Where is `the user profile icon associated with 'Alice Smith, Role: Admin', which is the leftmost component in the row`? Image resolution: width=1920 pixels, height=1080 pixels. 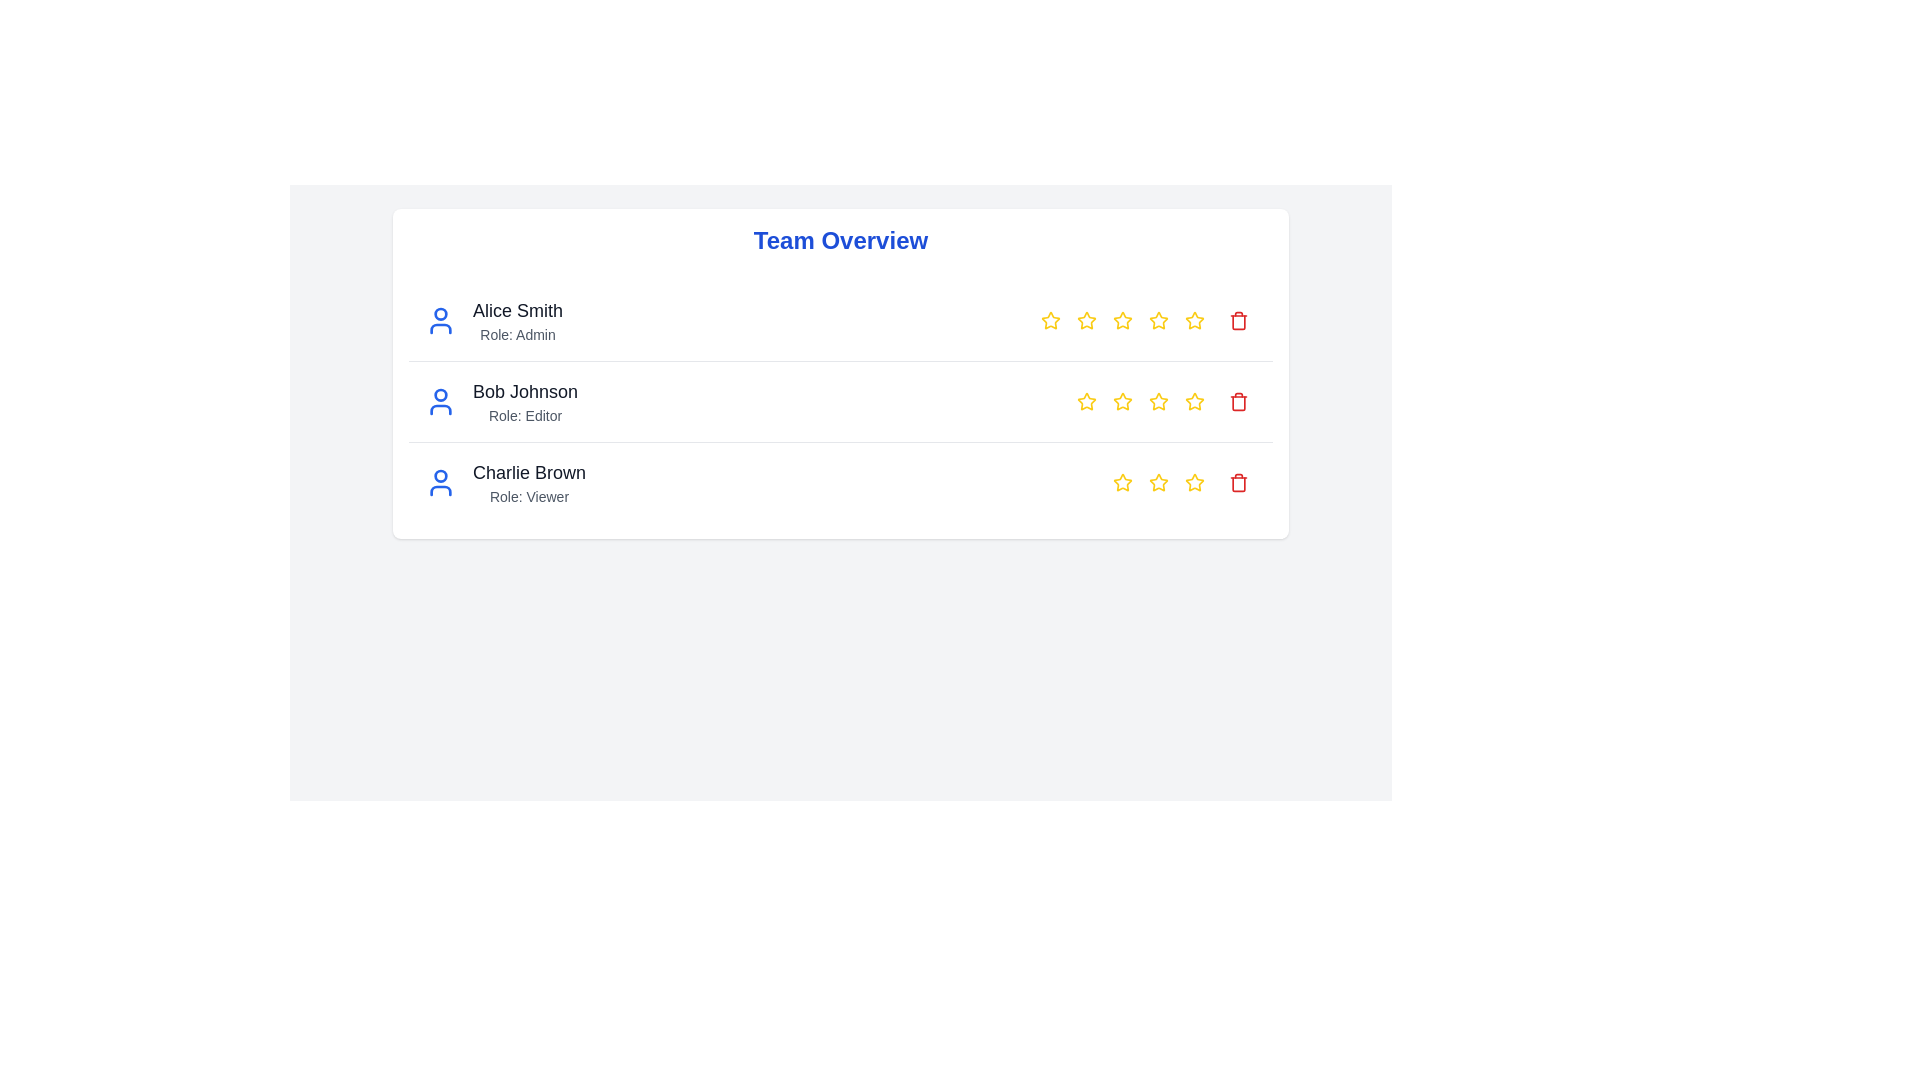 the user profile icon associated with 'Alice Smith, Role: Admin', which is the leftmost component in the row is located at coordinates (440, 319).